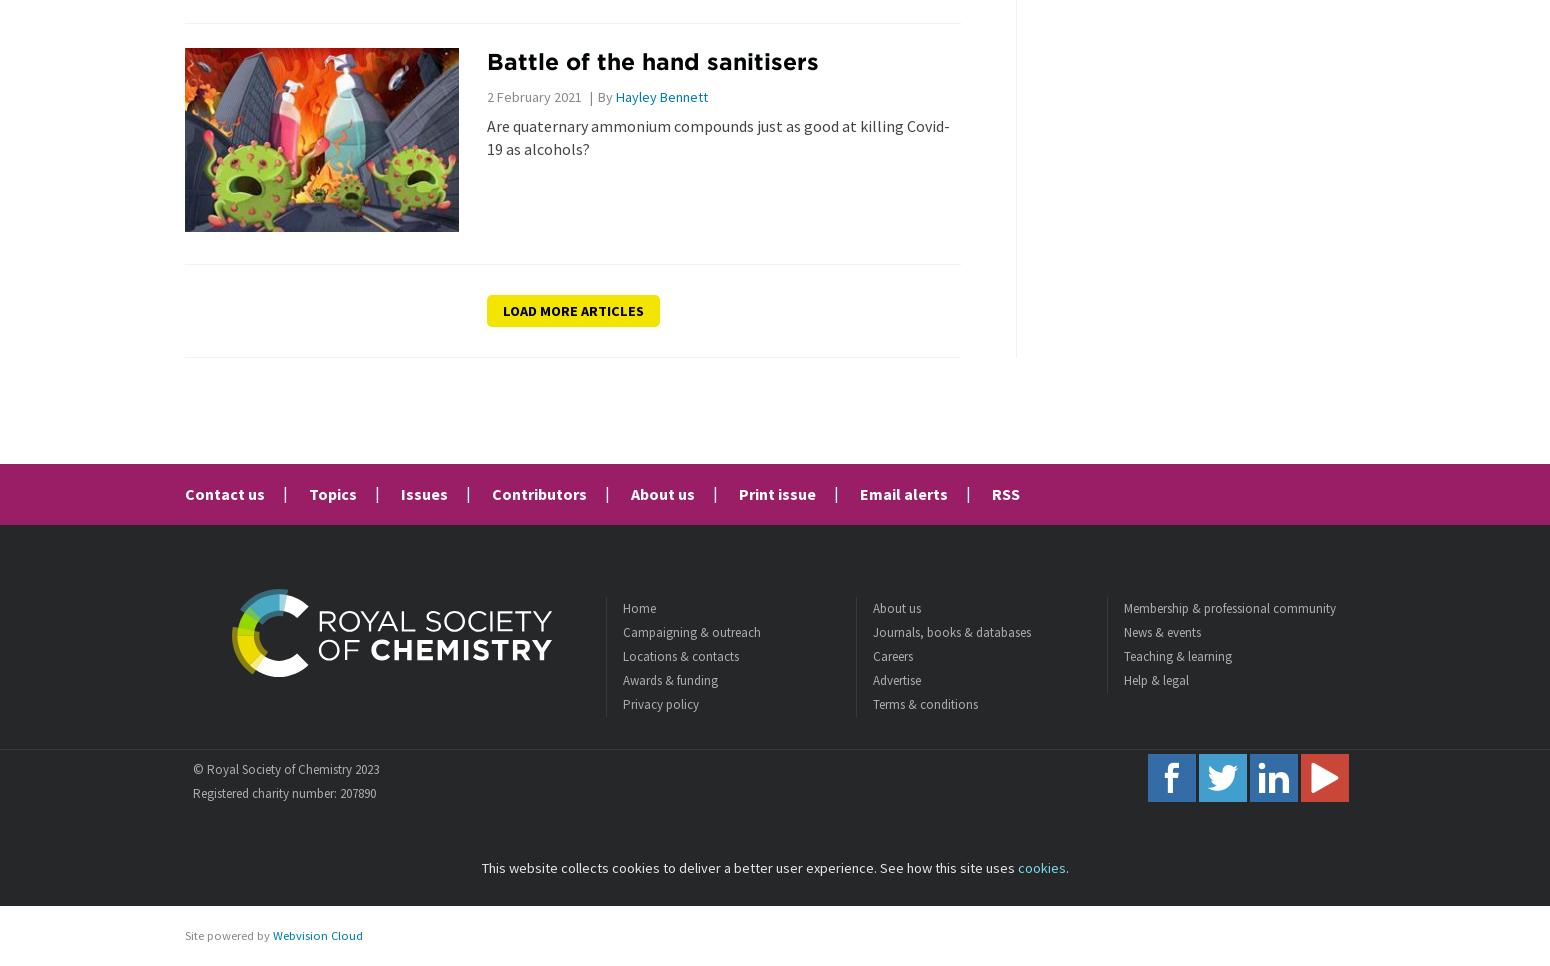  I want to click on 'Are quaternary ammonium compounds just as good at killing Covid-19 as alcohols?', so click(484, 136).